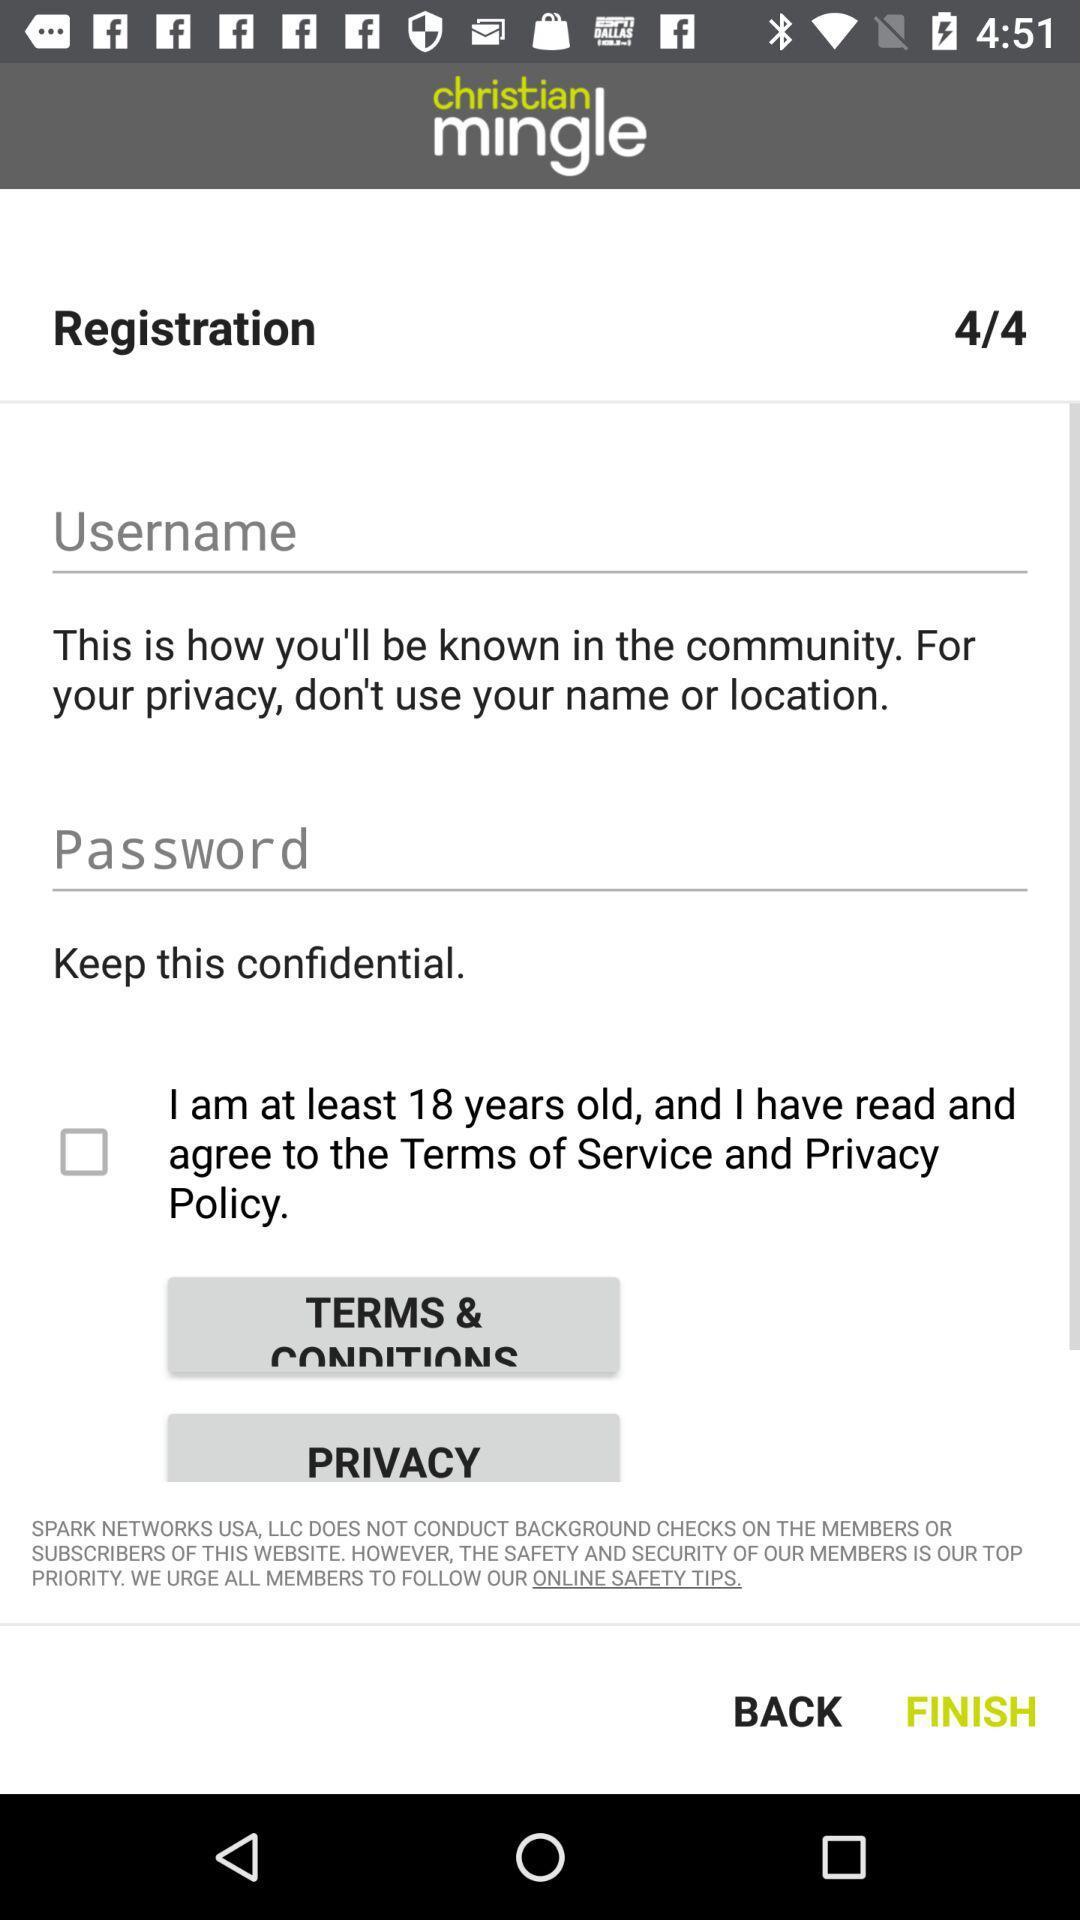 The height and width of the screenshot is (1920, 1080). Describe the element at coordinates (540, 848) in the screenshot. I see `password text box` at that location.